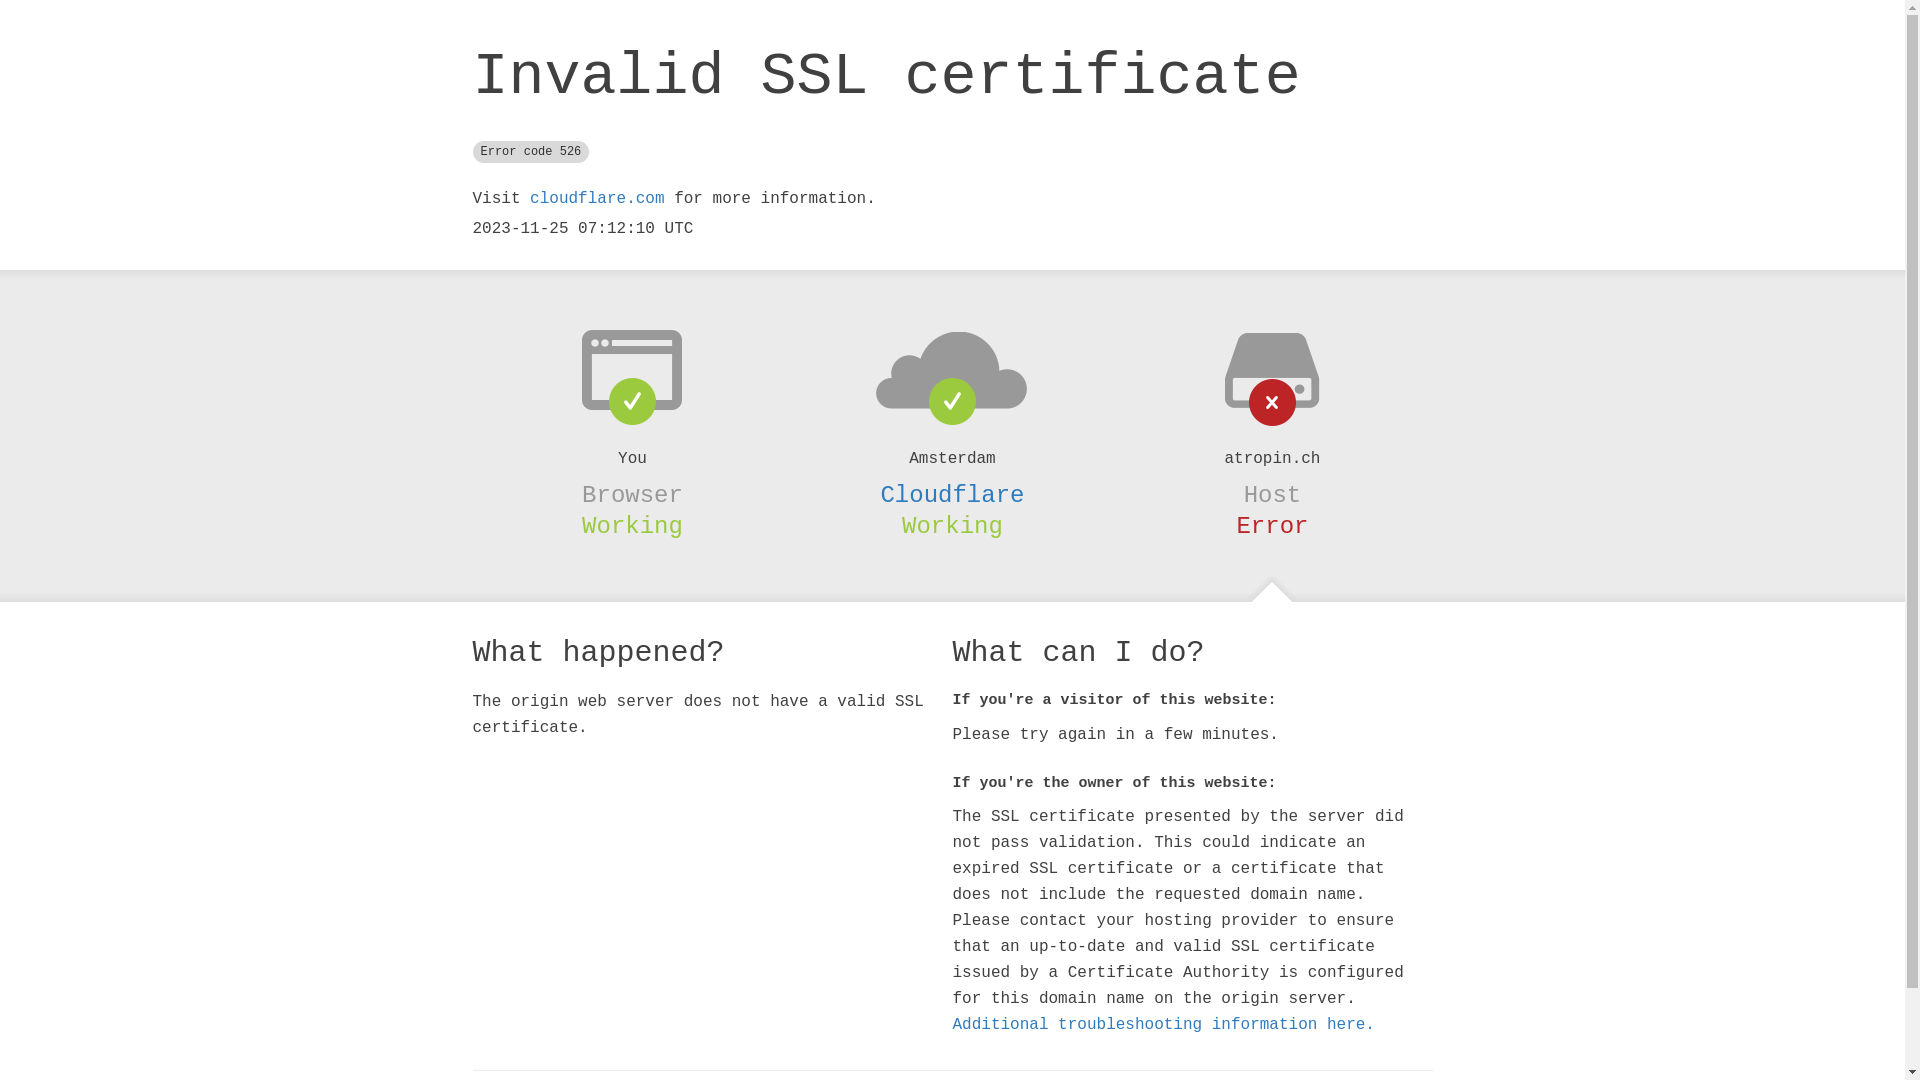 Image resolution: width=1920 pixels, height=1080 pixels. What do you see at coordinates (595, 199) in the screenshot?
I see `'cloudflare.com'` at bounding box center [595, 199].